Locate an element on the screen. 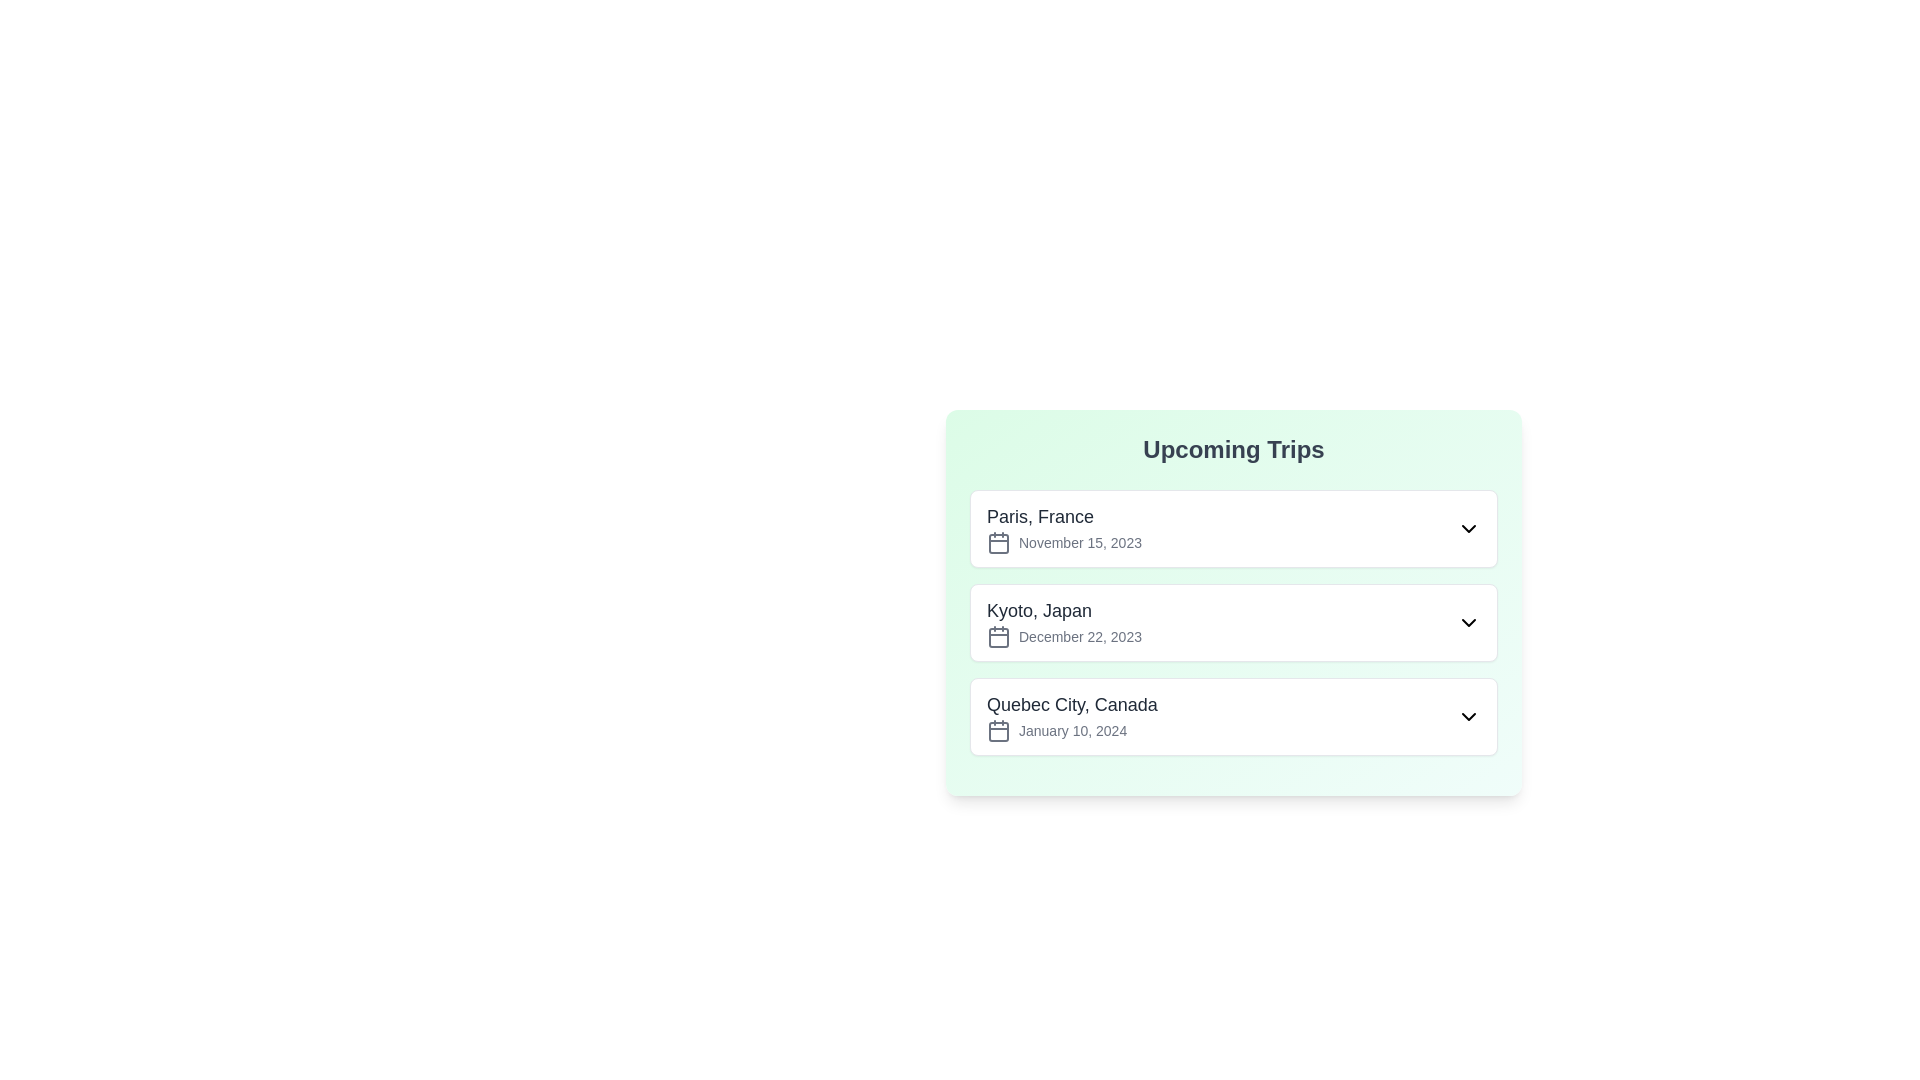 The height and width of the screenshot is (1080, 1920). the text label indicating the destination of an upcoming trip, which is located beneath the 'Upcoming Trips' header and is the first entry in the list is located at coordinates (1063, 515).